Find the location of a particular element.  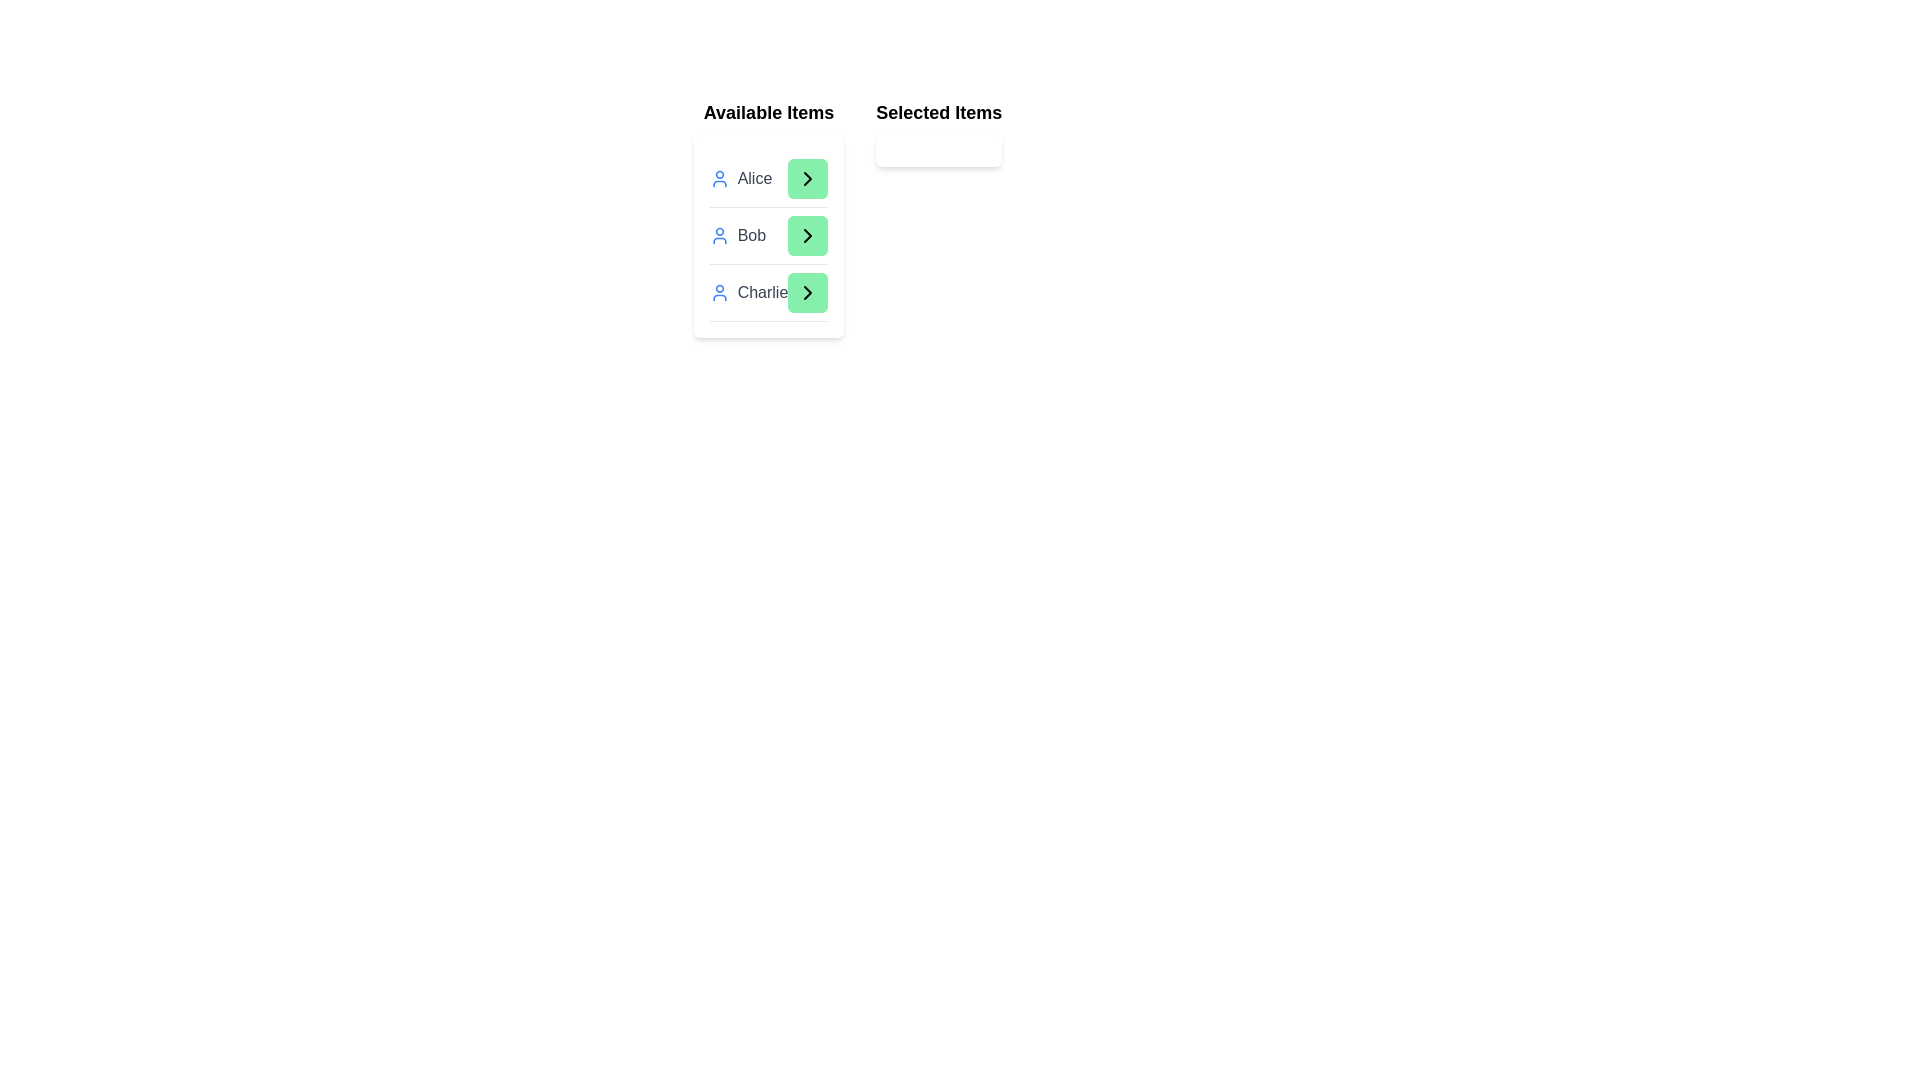

green arrow button next to the item Bob in the 'Available Items' list to transfer it to the 'Selected Items' list is located at coordinates (808, 234).